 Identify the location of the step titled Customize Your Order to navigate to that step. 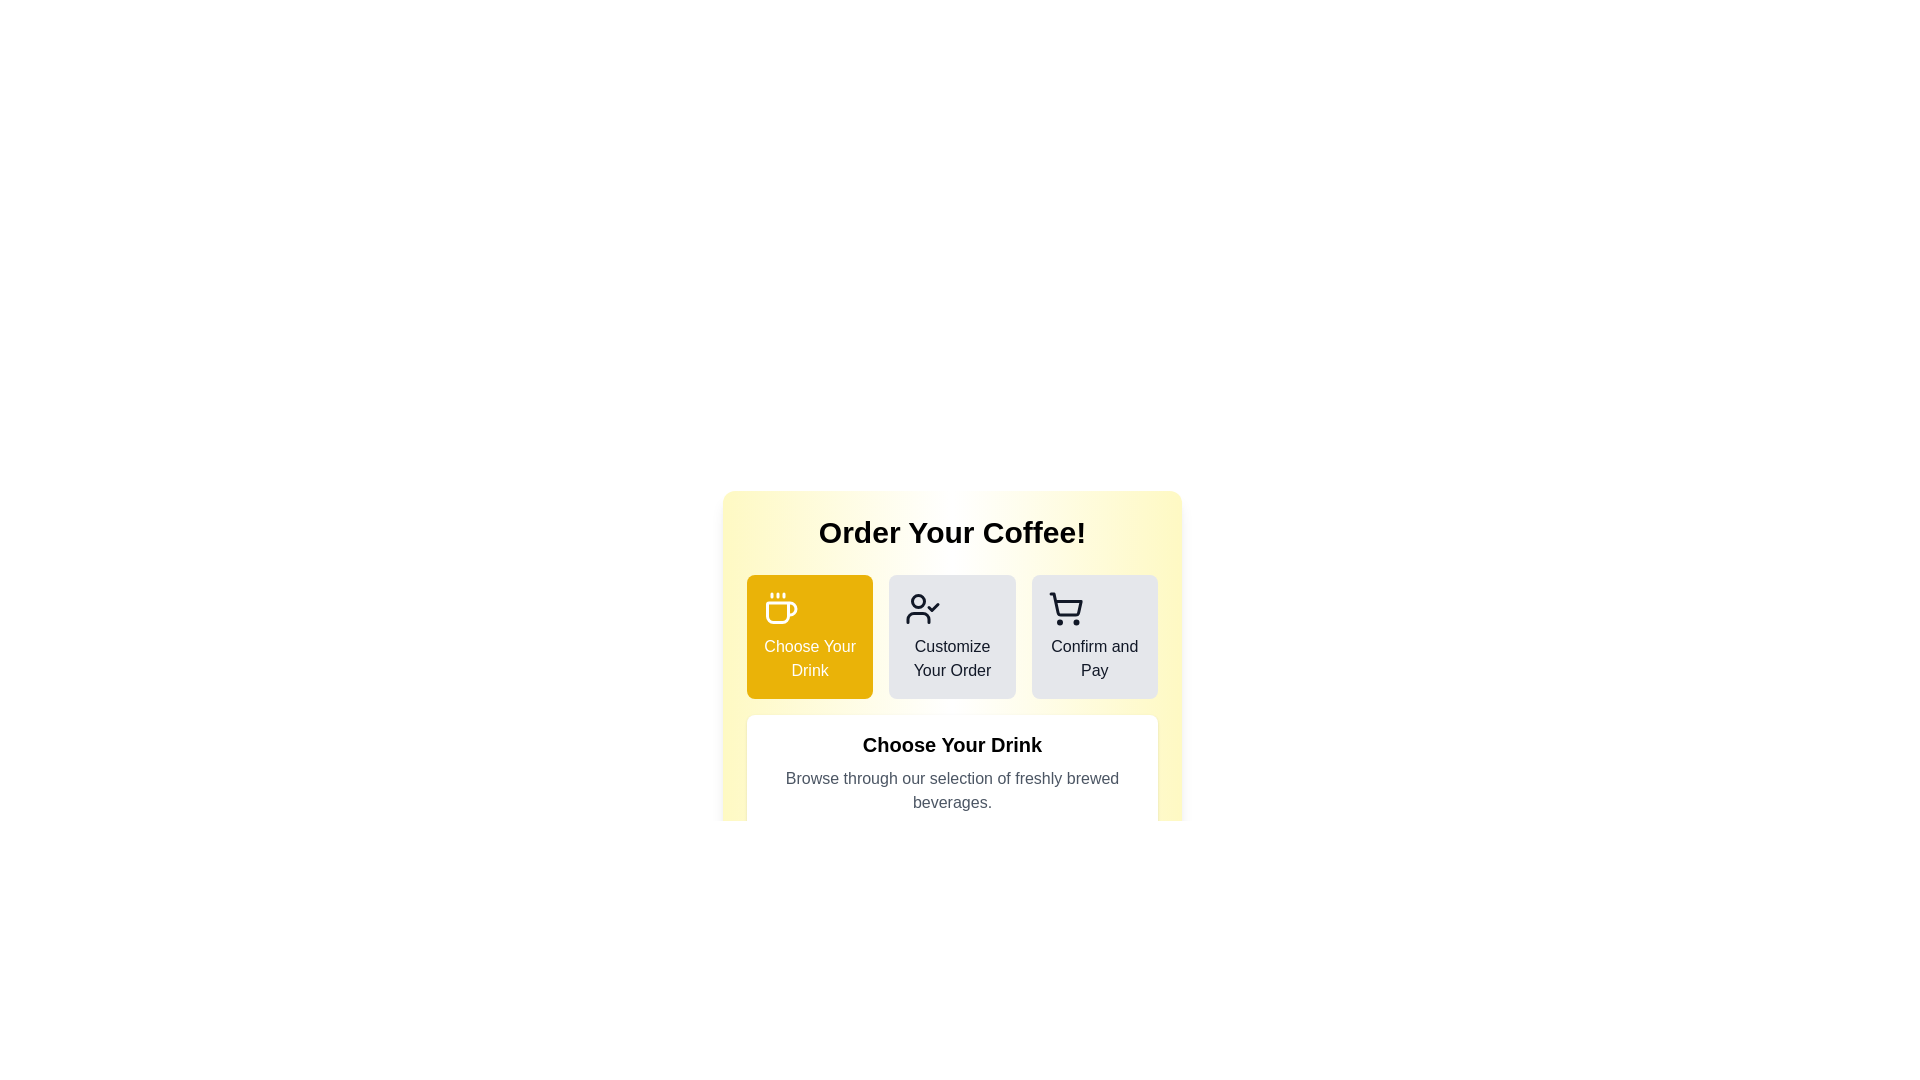
(950, 636).